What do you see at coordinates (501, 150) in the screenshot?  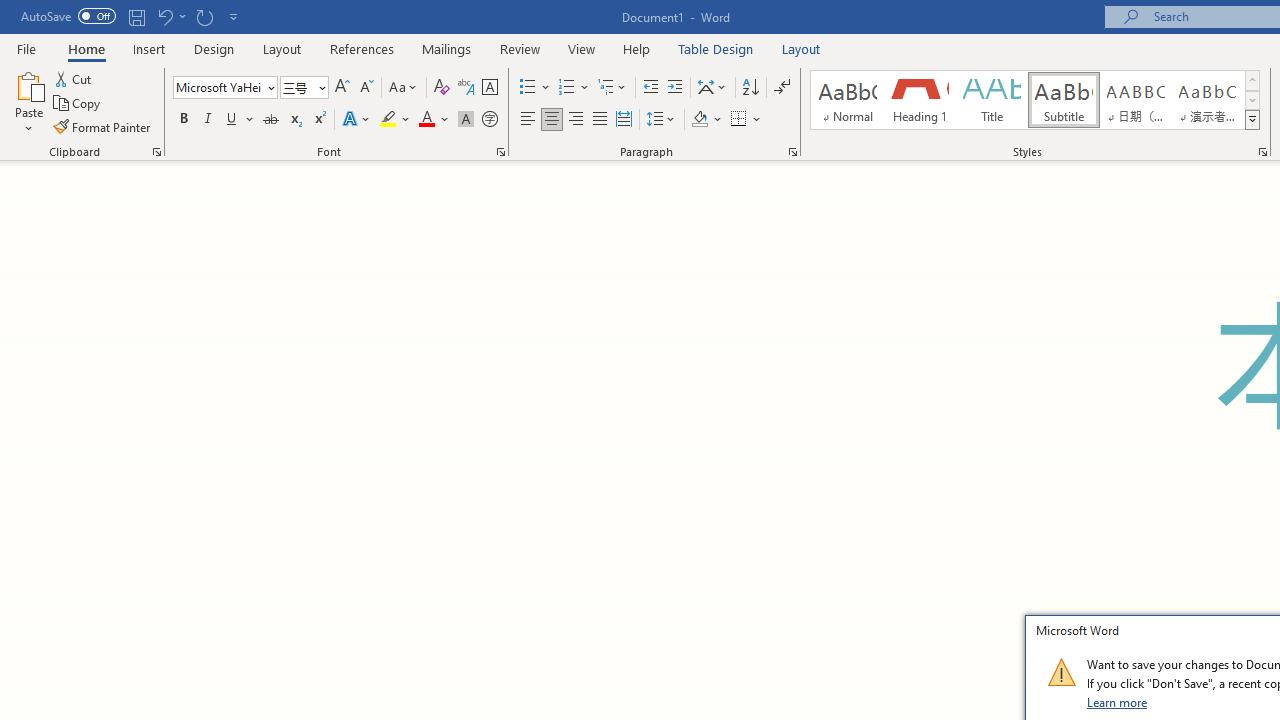 I see `'Font...'` at bounding box center [501, 150].